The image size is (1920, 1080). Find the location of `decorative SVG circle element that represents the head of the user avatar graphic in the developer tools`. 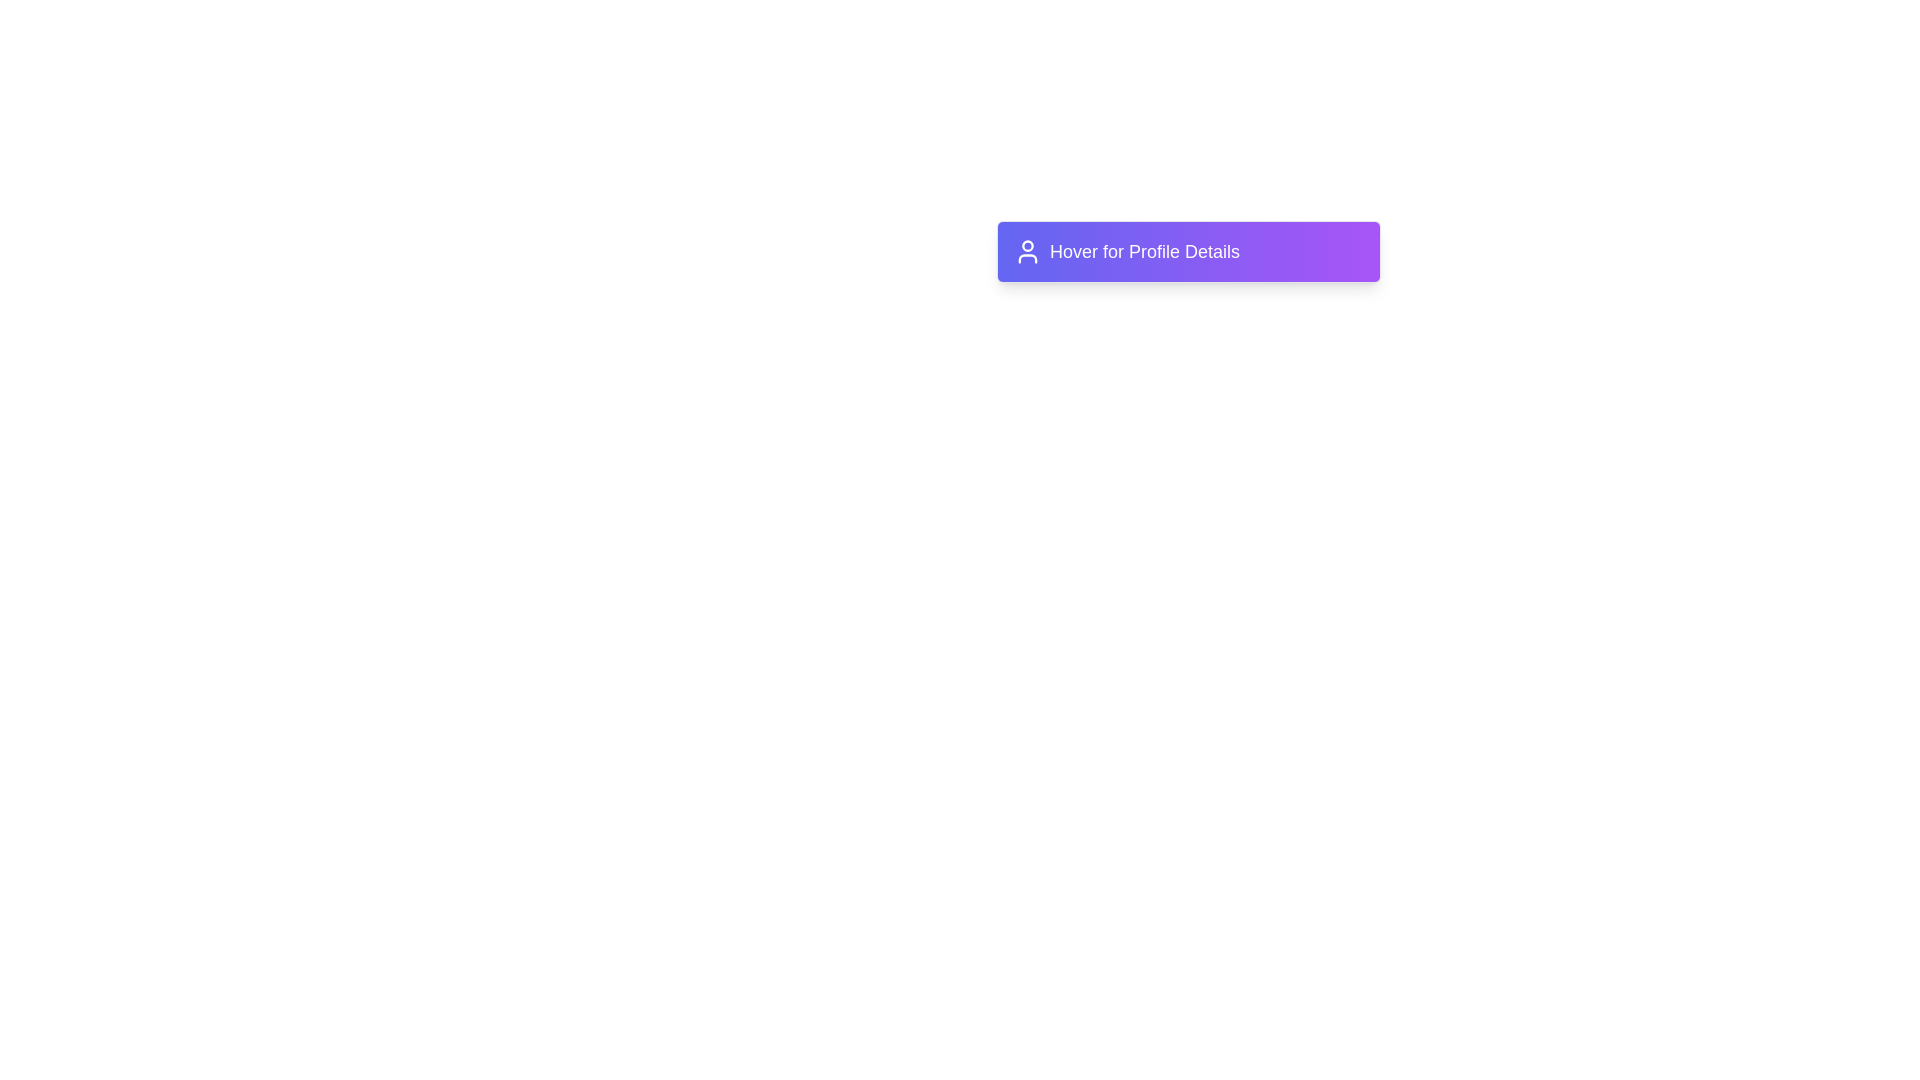

decorative SVG circle element that represents the head of the user avatar graphic in the developer tools is located at coordinates (1027, 245).